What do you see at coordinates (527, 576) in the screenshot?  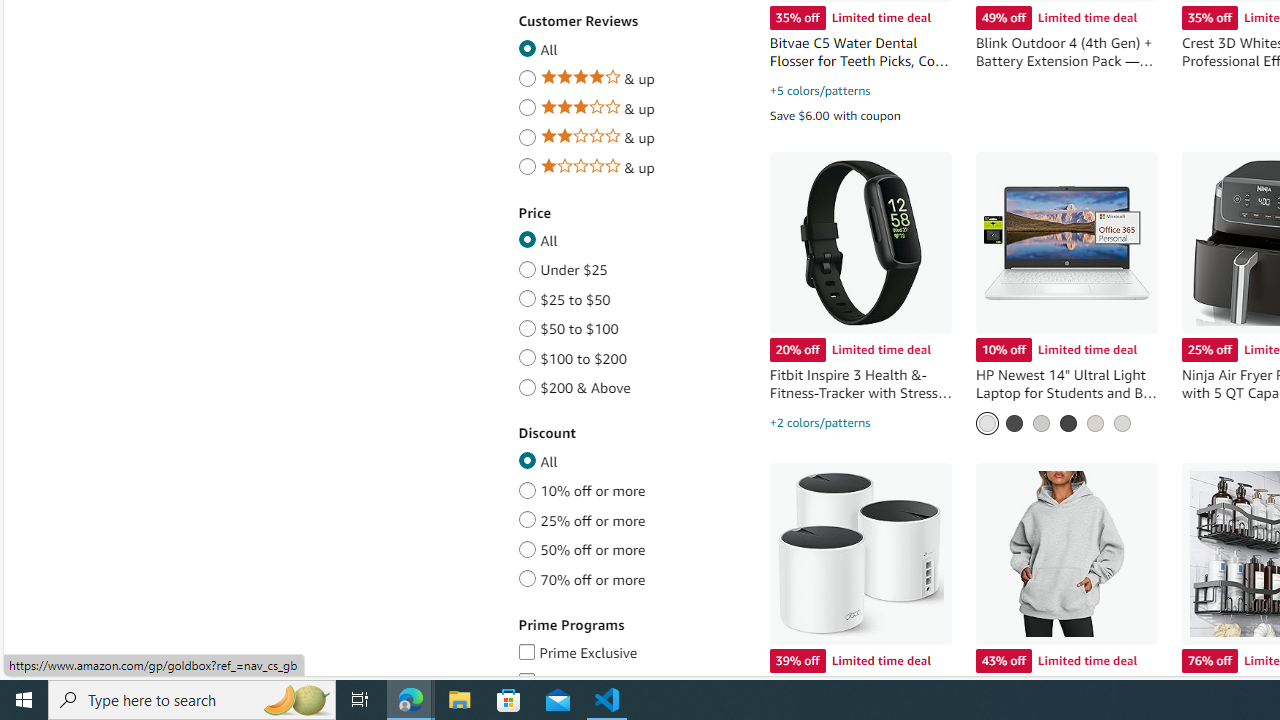 I see `'70% off or more'` at bounding box center [527, 576].